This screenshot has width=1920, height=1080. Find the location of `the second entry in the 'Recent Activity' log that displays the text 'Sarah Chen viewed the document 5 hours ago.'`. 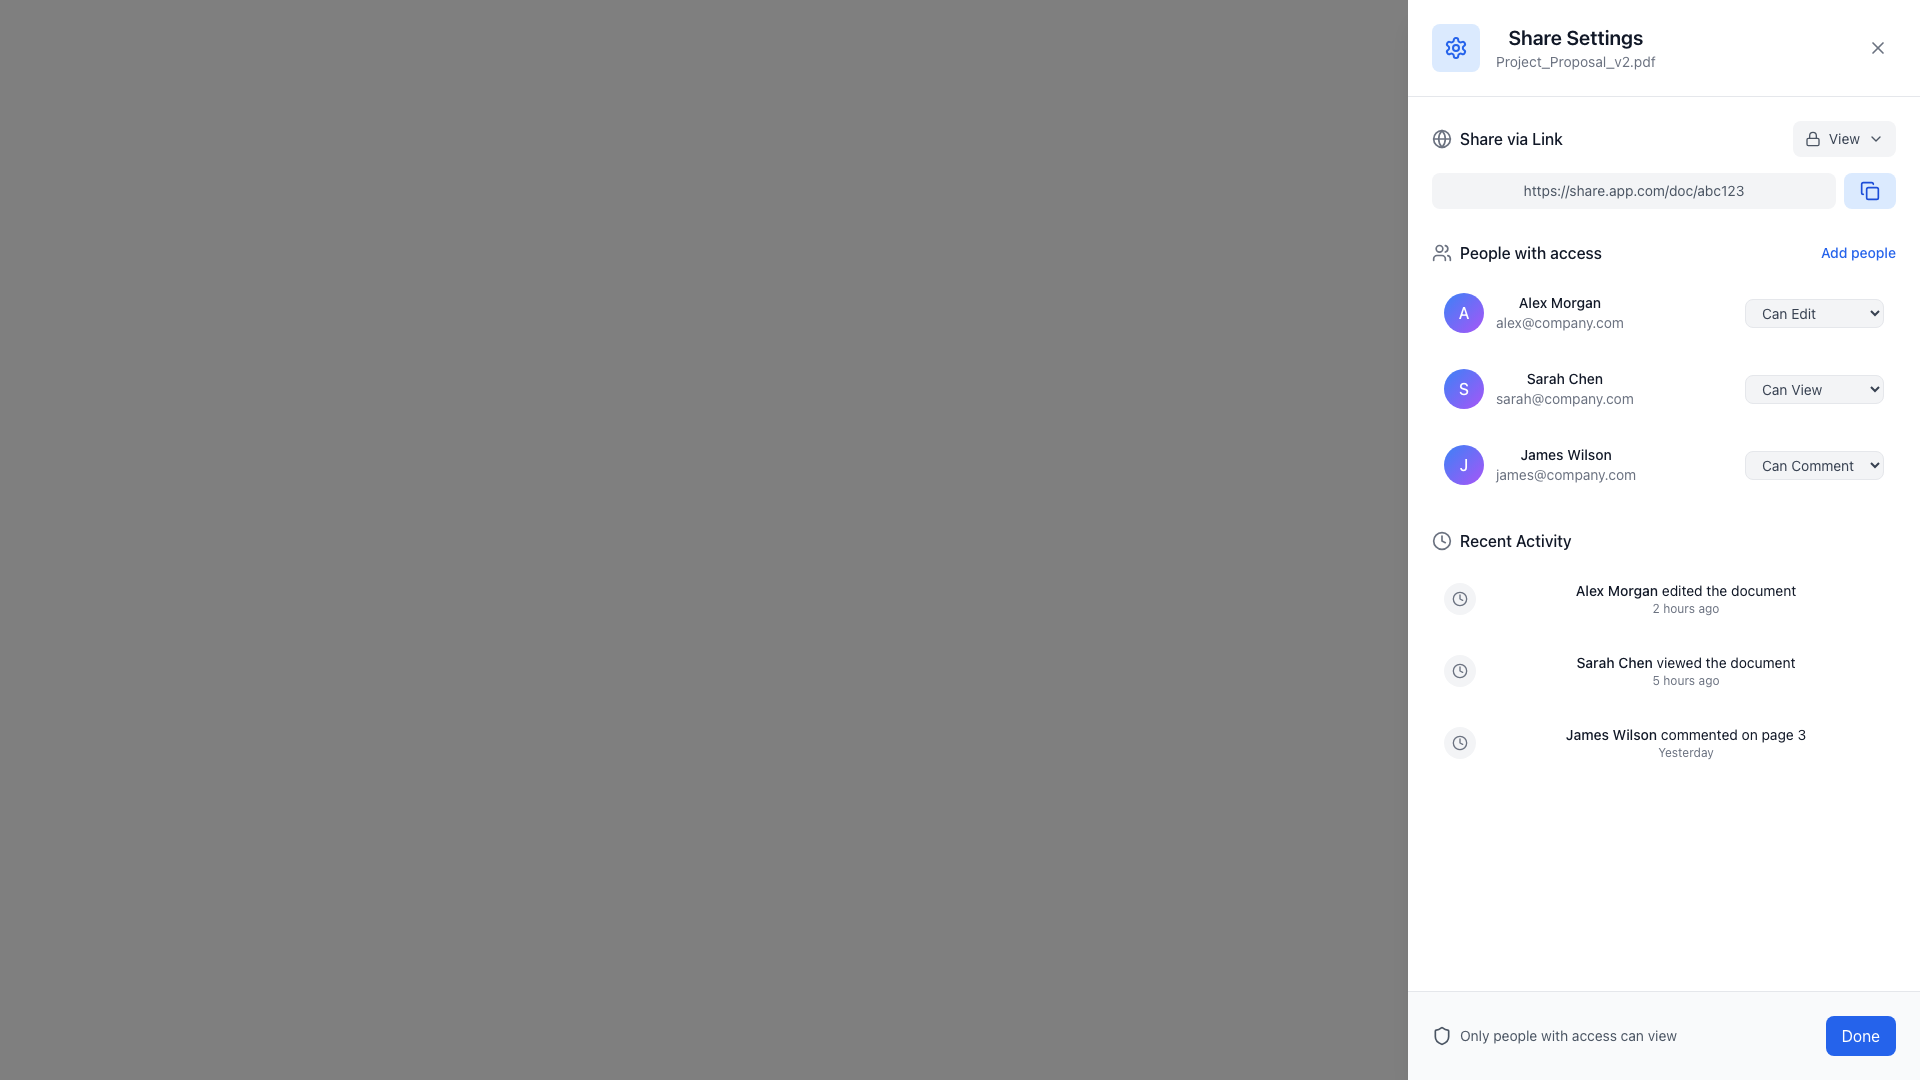

the second entry in the 'Recent Activity' log that displays the text 'Sarah Chen viewed the document 5 hours ago.' is located at coordinates (1664, 671).